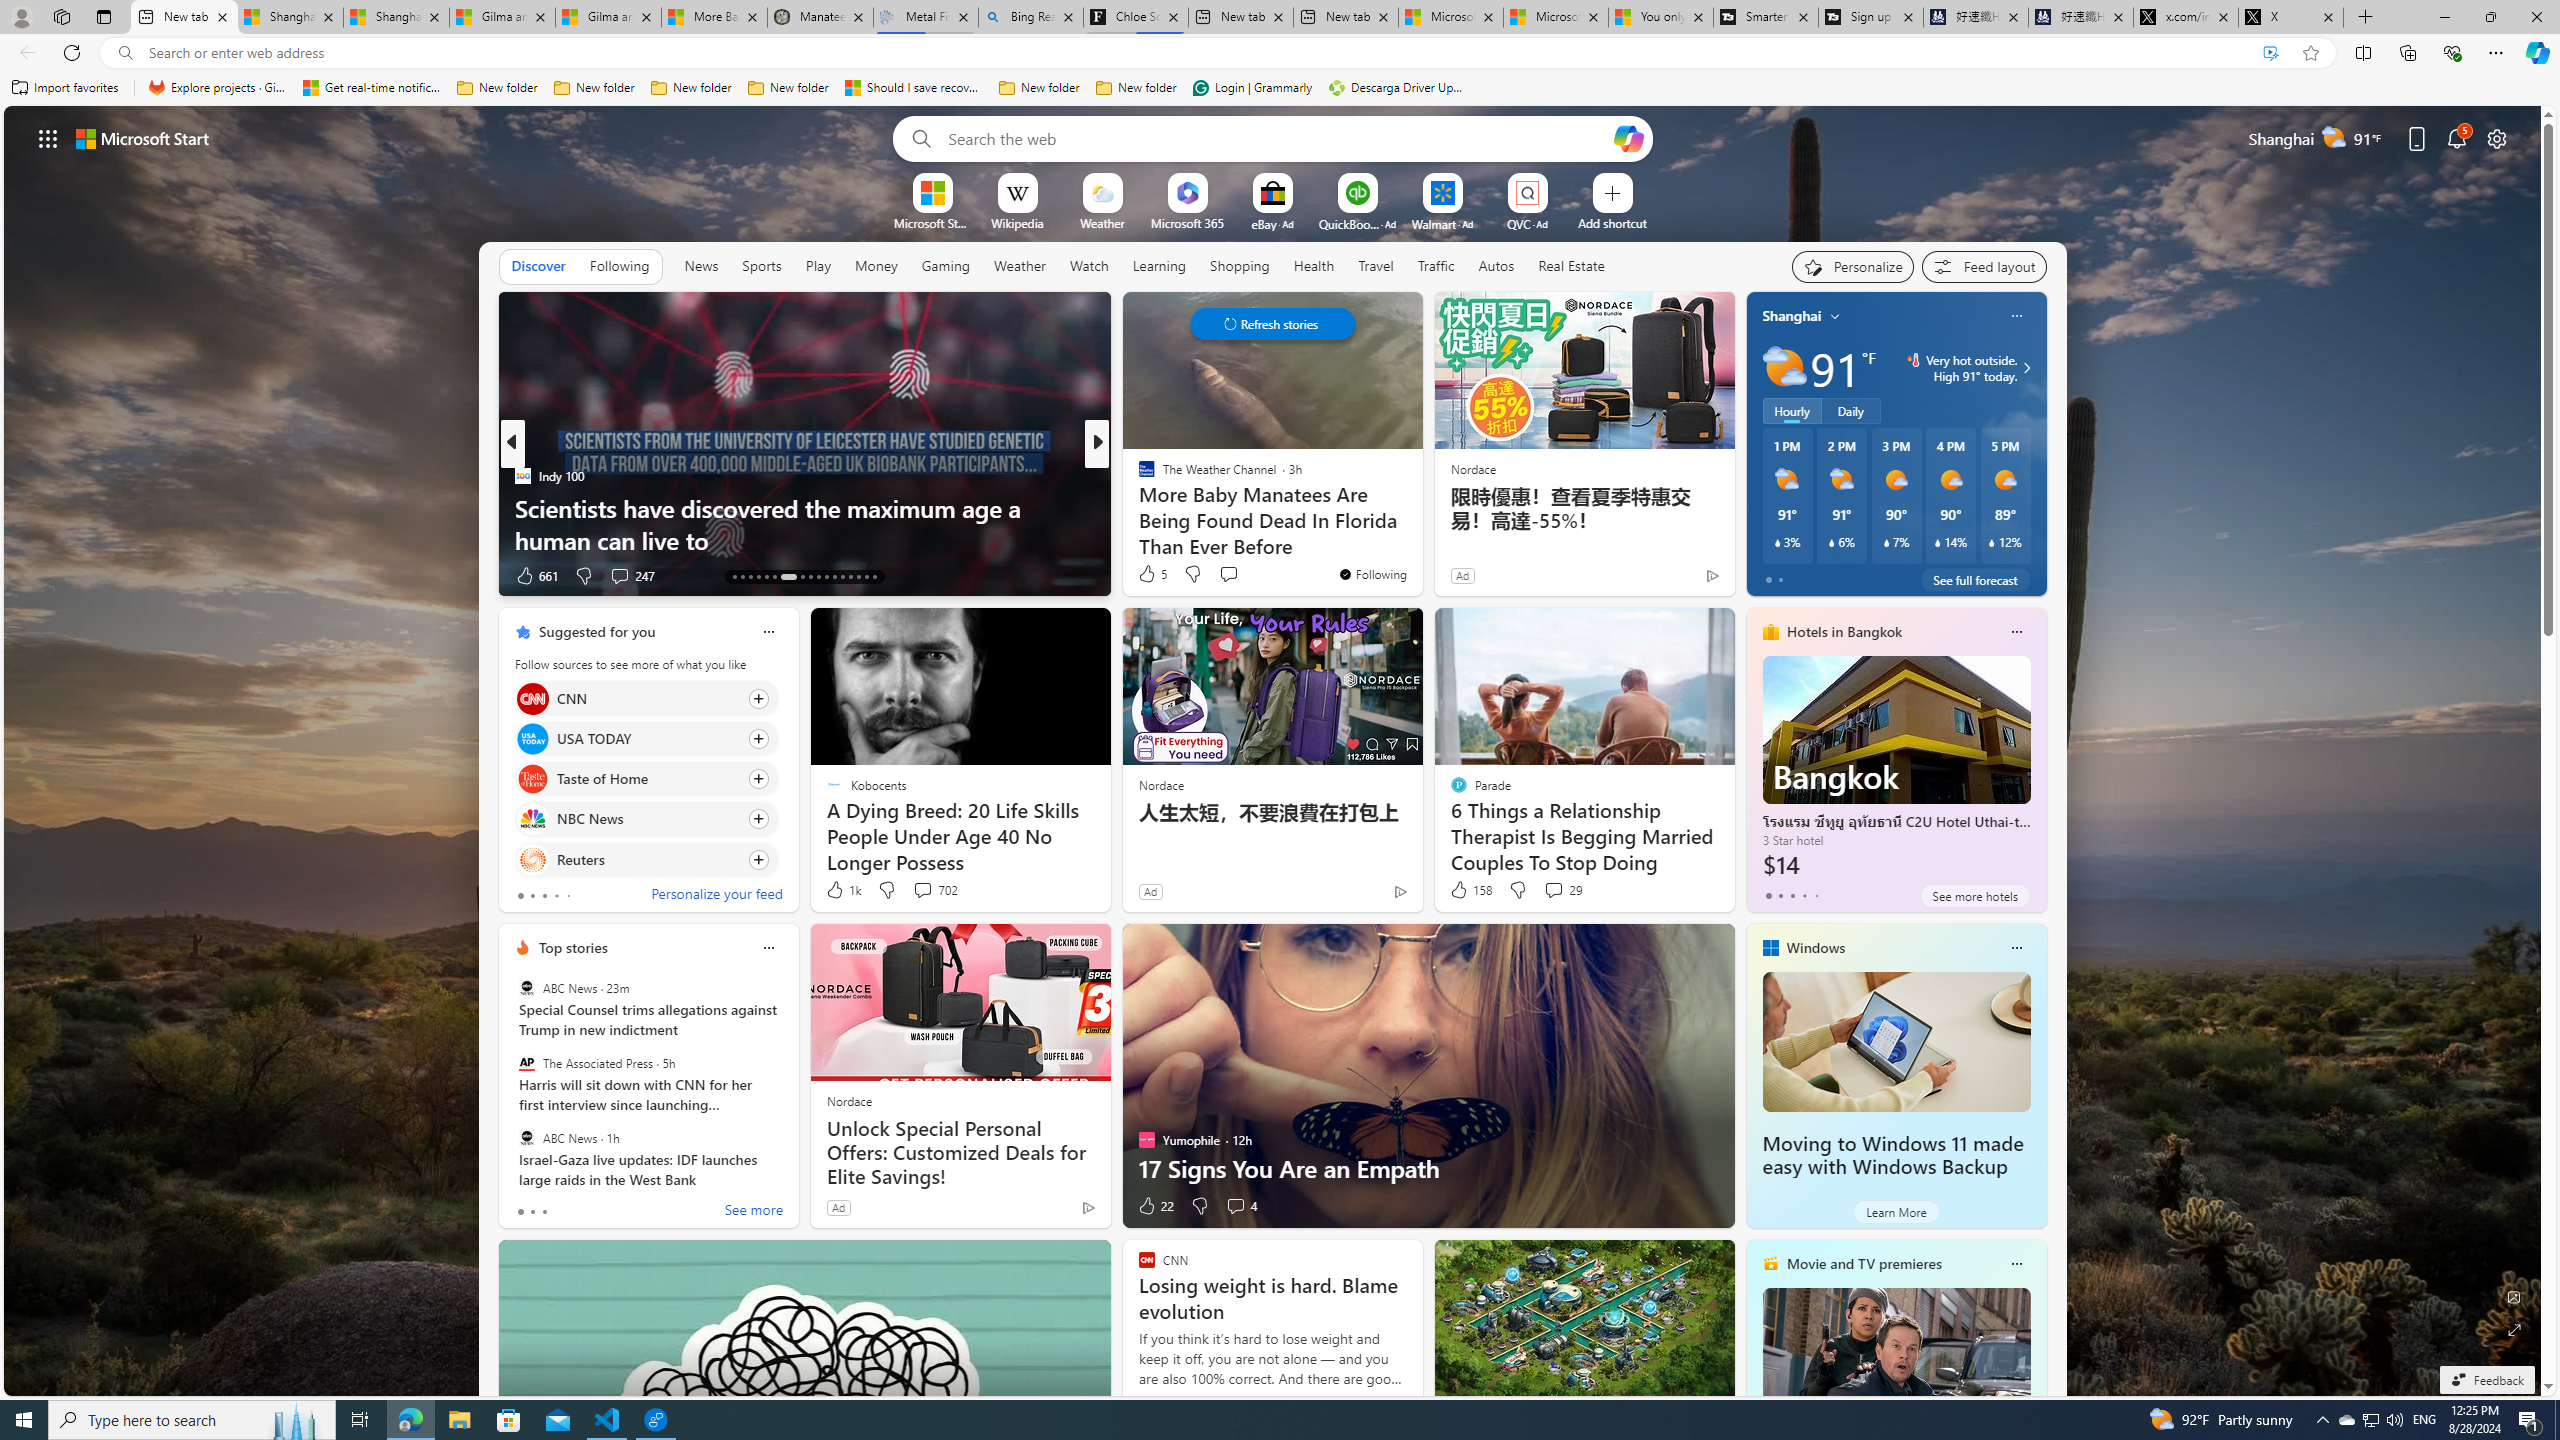 The image size is (2560, 1440). What do you see at coordinates (1791, 409) in the screenshot?
I see `'Hourly'` at bounding box center [1791, 409].